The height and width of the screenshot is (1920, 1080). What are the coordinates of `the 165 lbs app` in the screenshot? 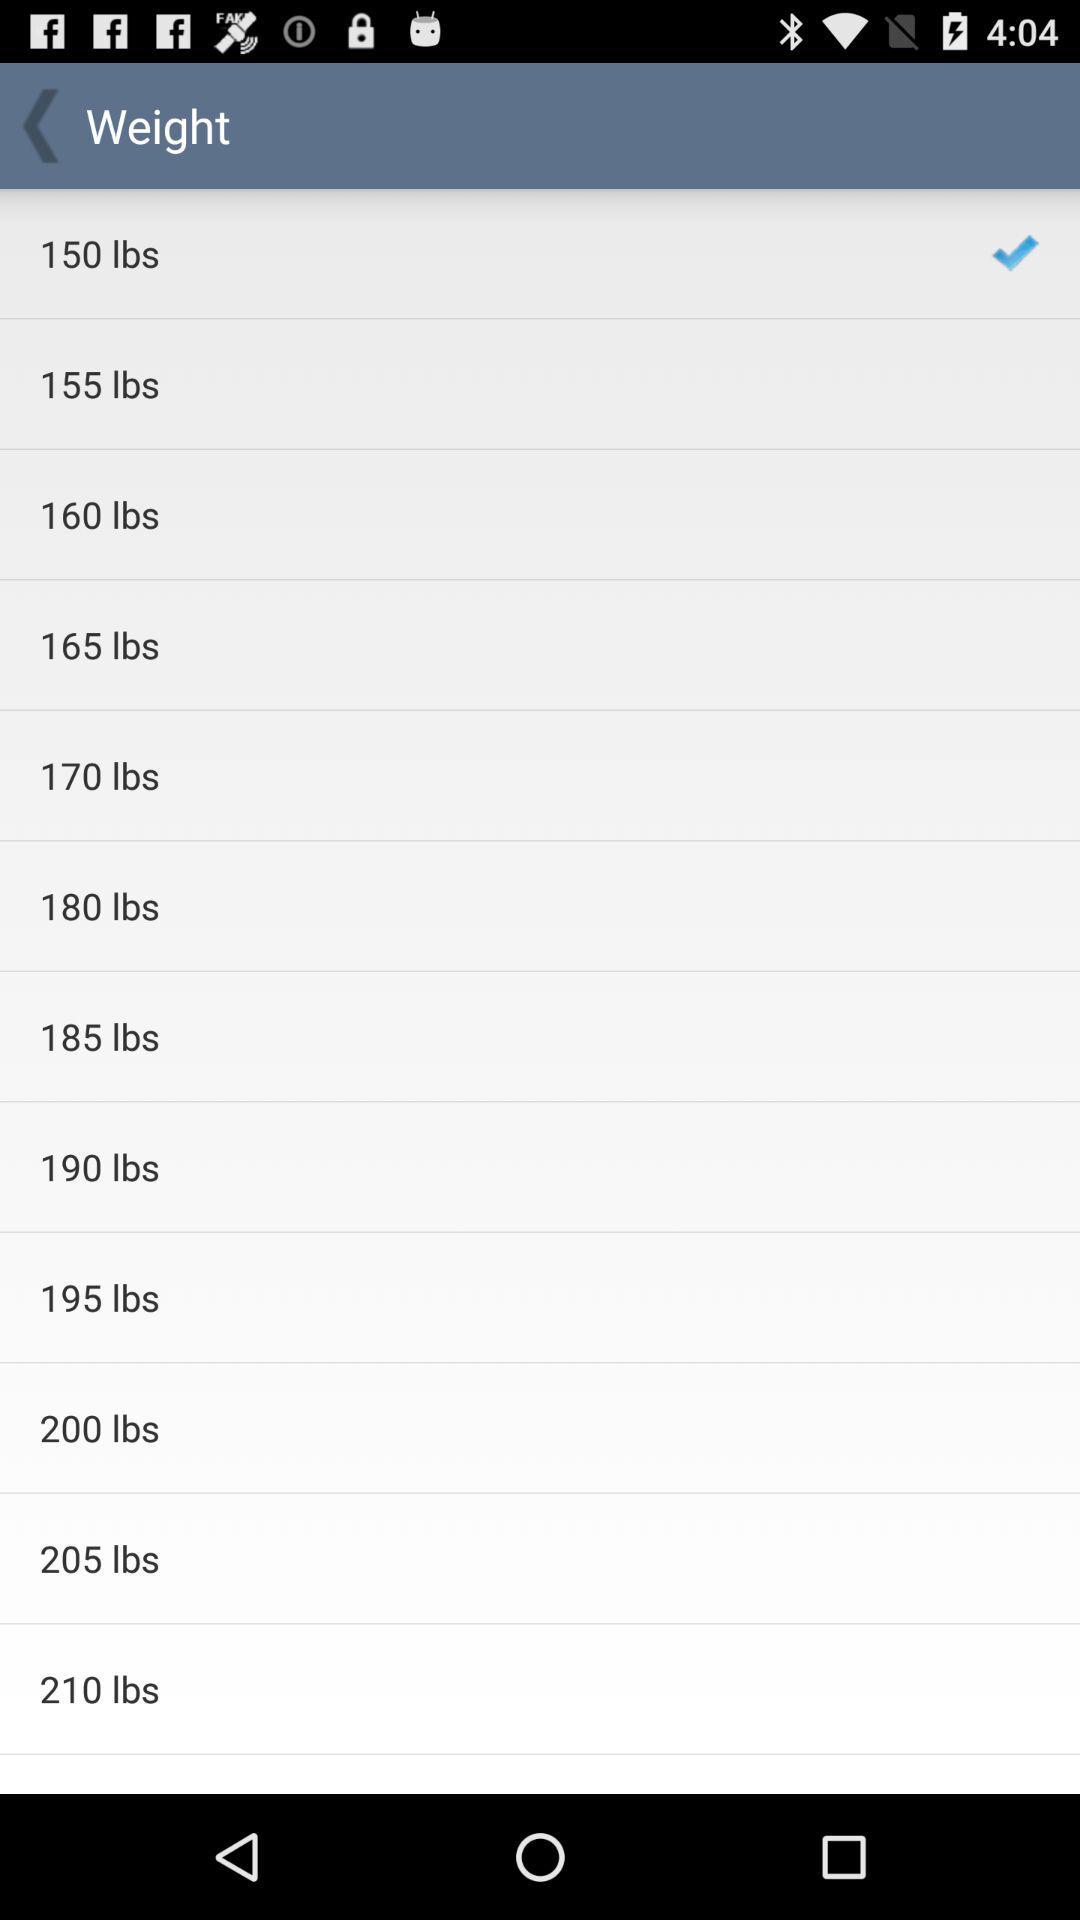 It's located at (489, 644).